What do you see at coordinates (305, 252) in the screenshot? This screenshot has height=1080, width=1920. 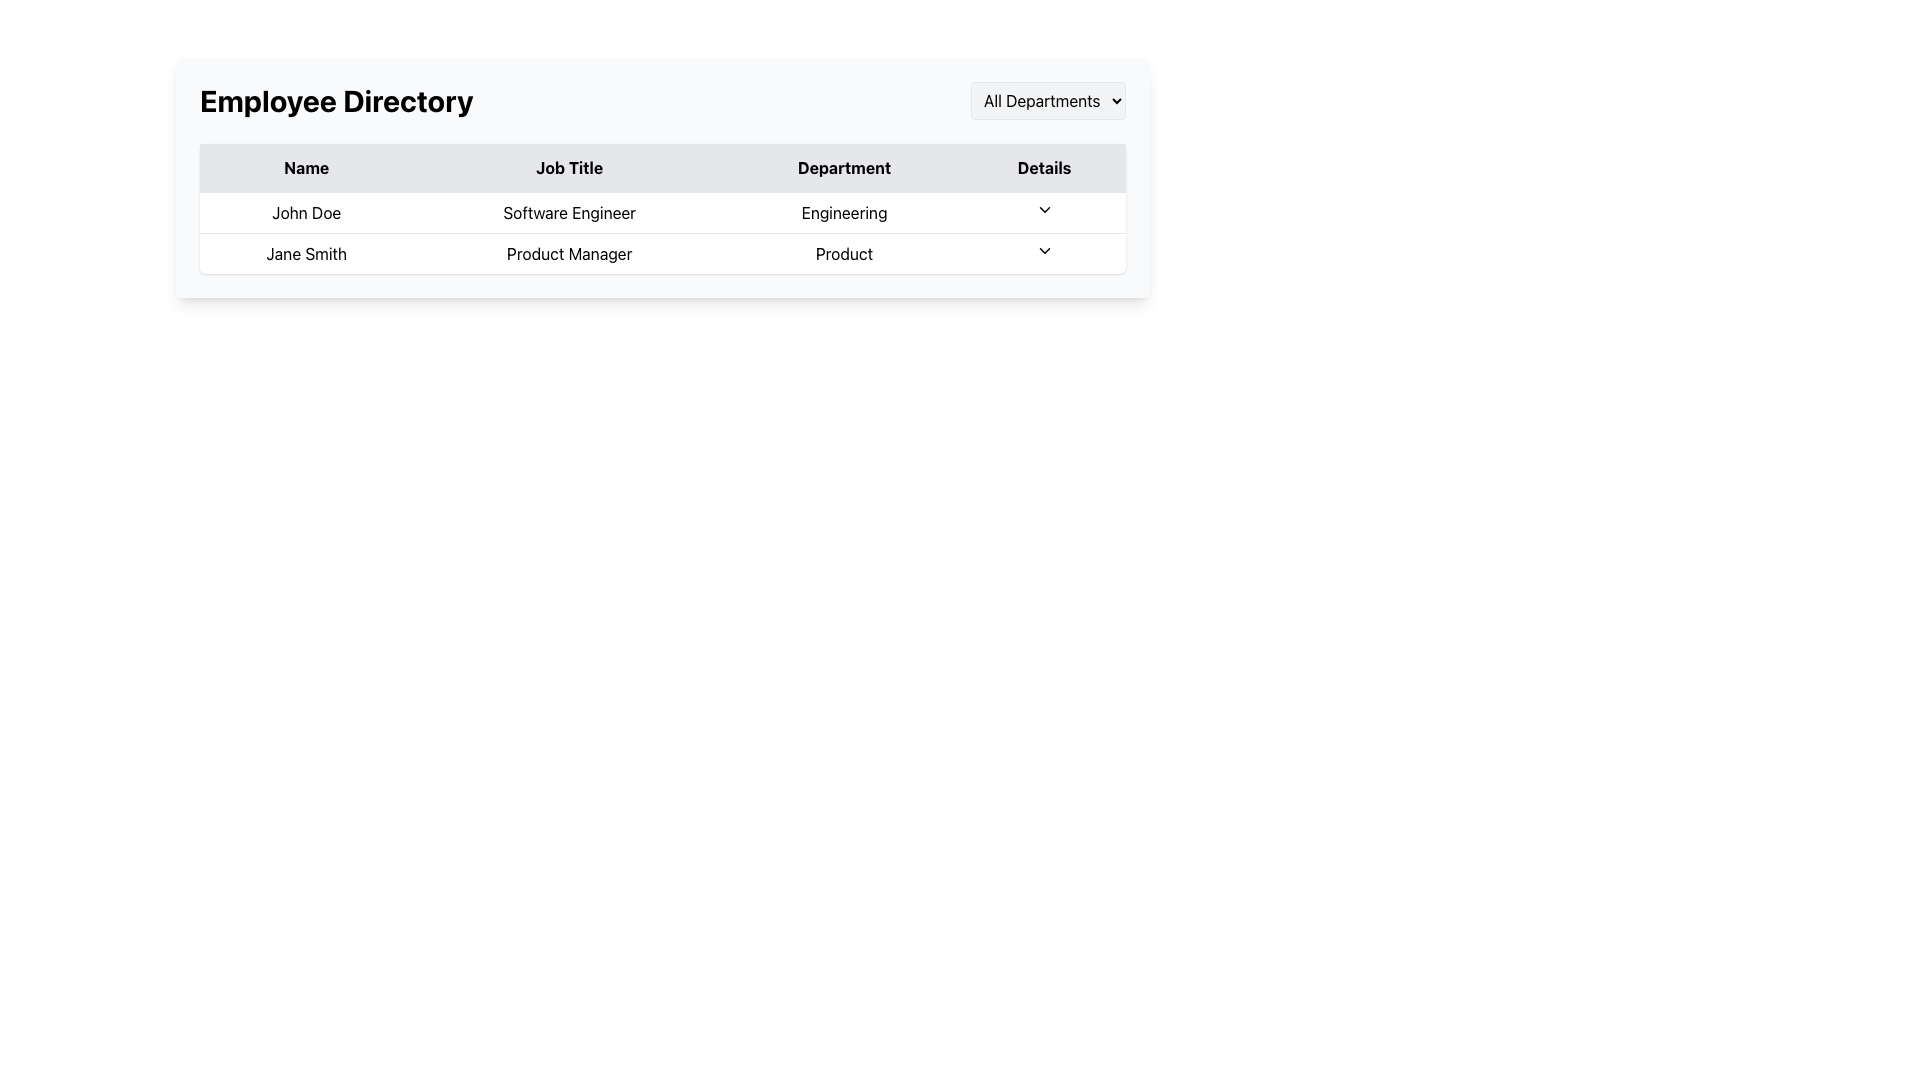 I see `the text label displaying 'Jane Smith', which is located in the second row under the 'Name' column of the structured table` at bounding box center [305, 252].